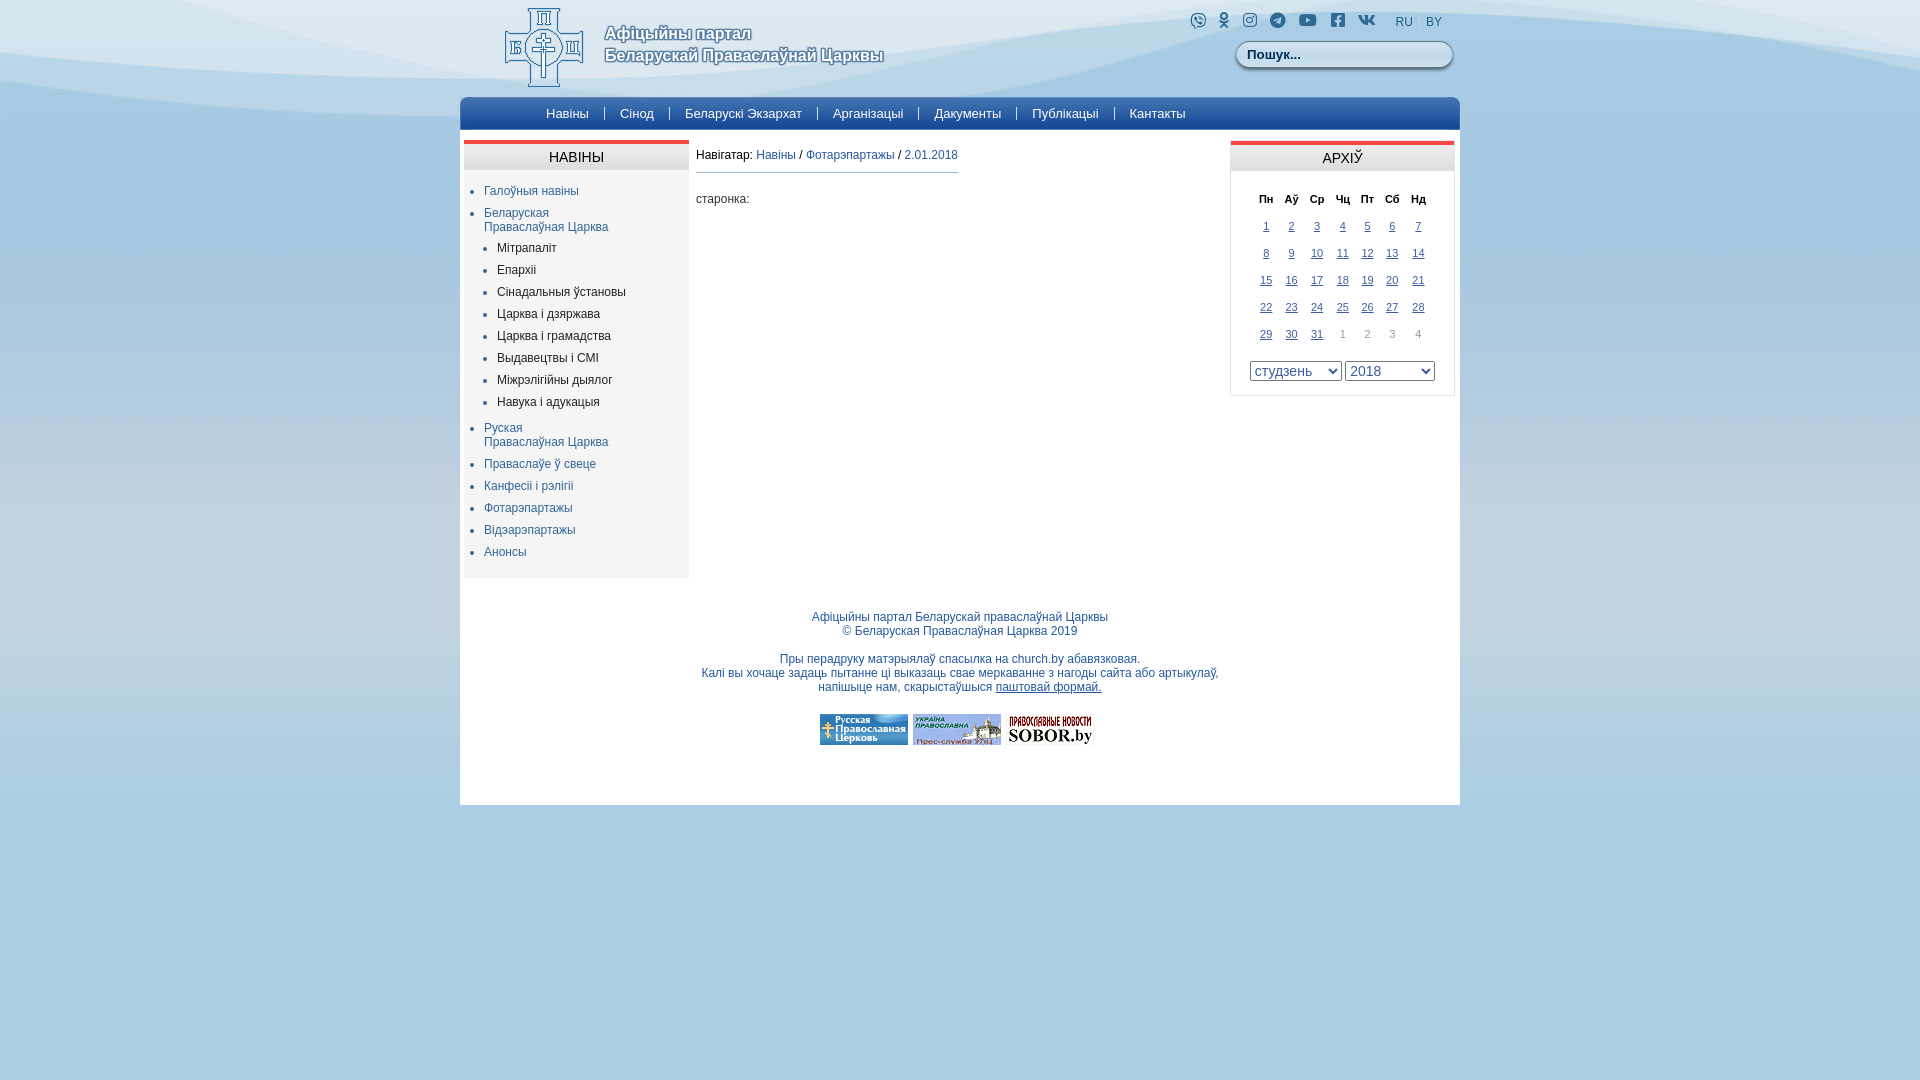  I want to click on '2.01.2018', so click(930, 153).